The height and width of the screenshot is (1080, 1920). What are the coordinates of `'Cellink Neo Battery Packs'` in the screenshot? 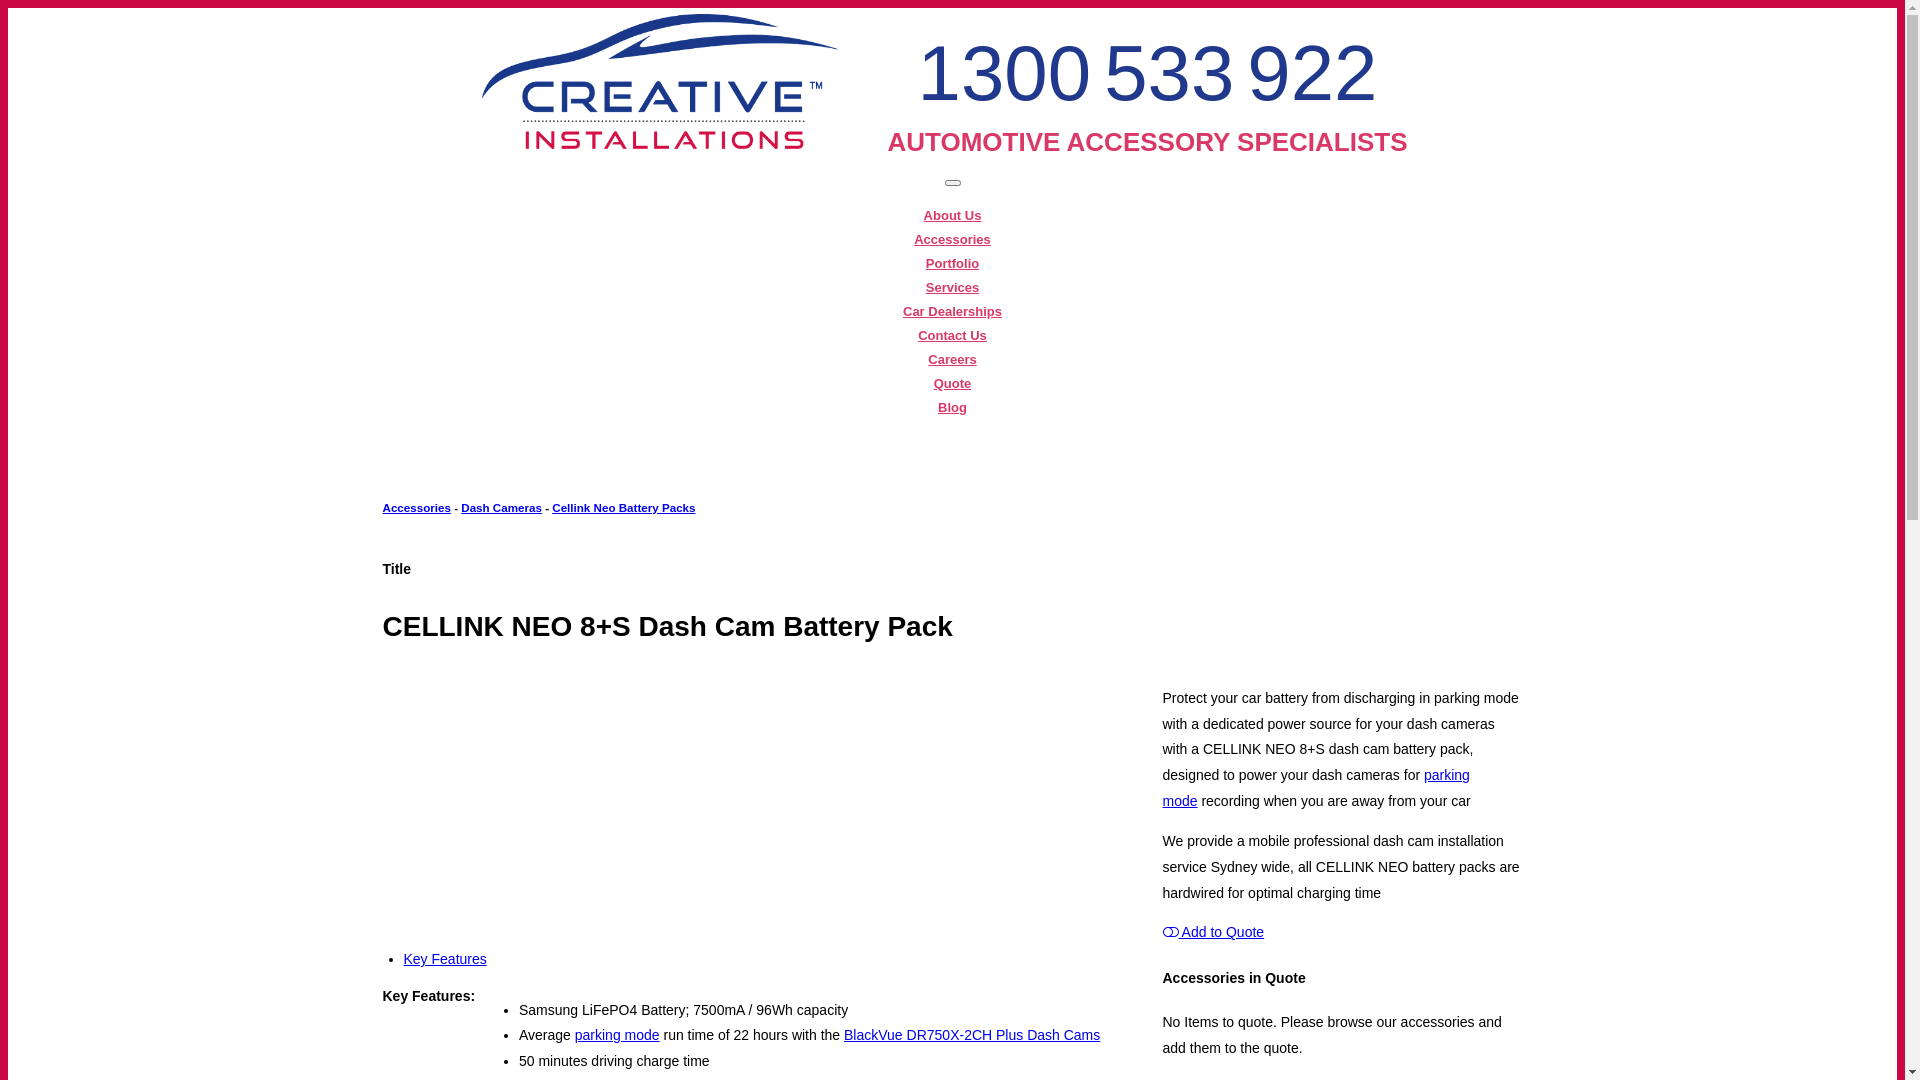 It's located at (622, 506).